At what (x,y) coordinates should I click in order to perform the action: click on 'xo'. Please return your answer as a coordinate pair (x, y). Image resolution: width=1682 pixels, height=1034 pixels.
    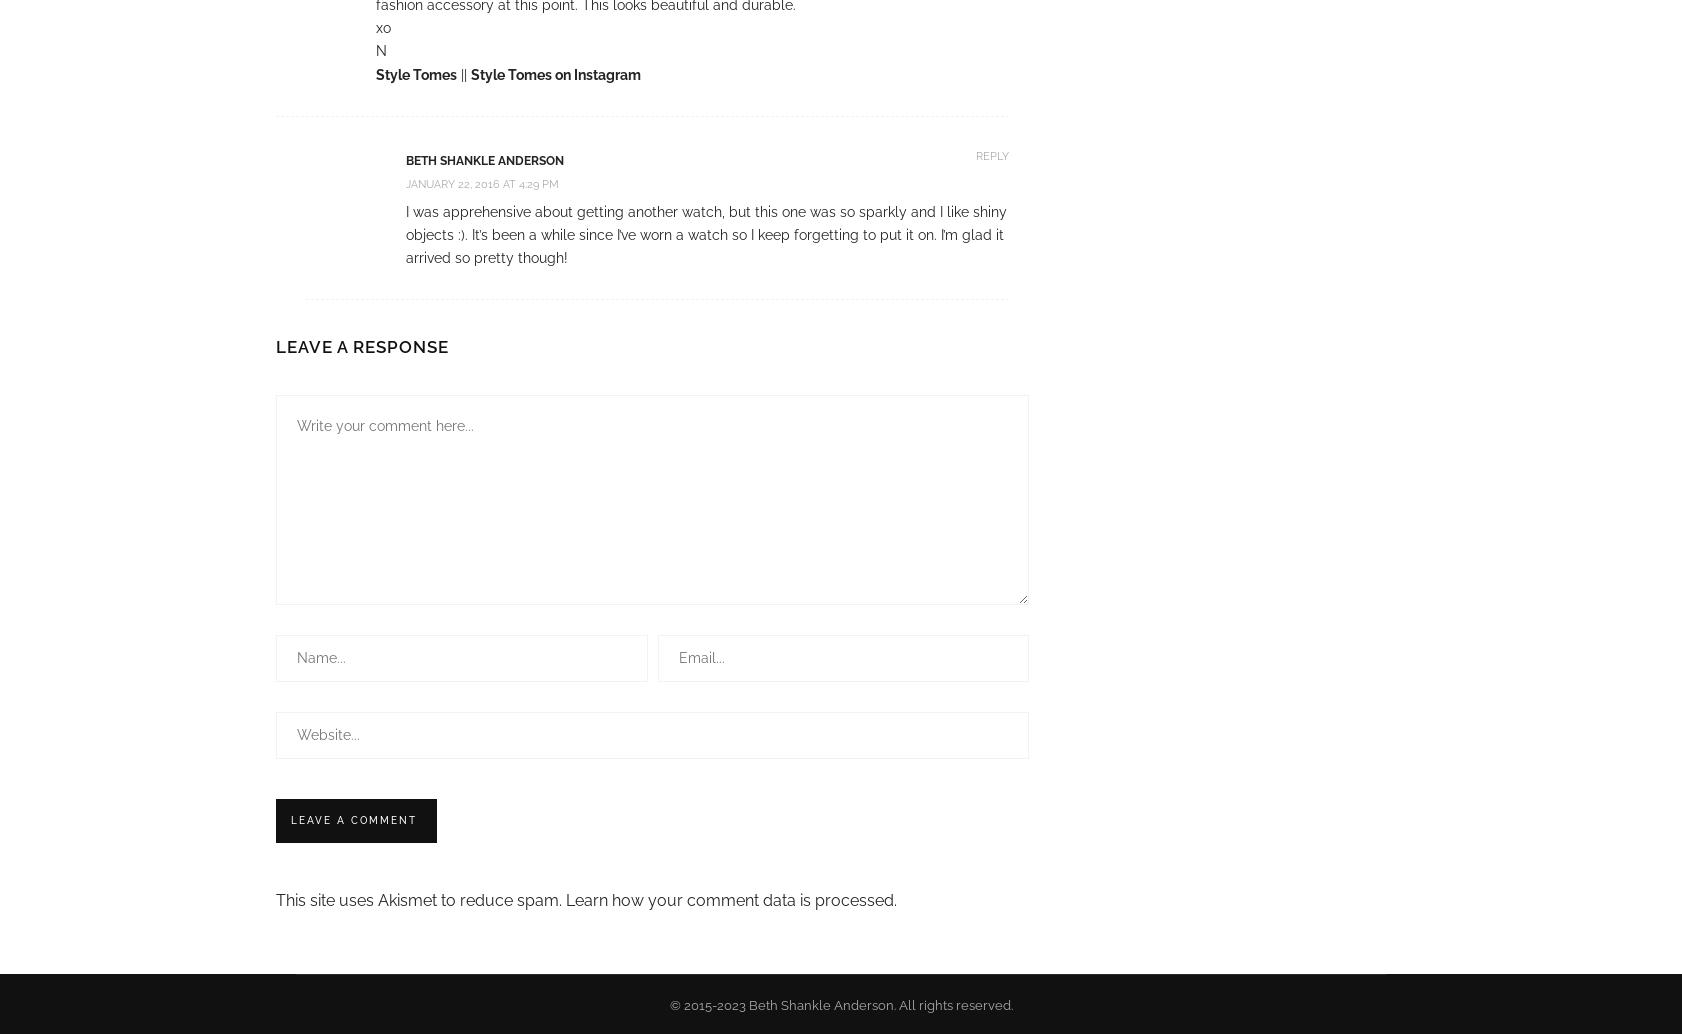
    Looking at the image, I should click on (382, 27).